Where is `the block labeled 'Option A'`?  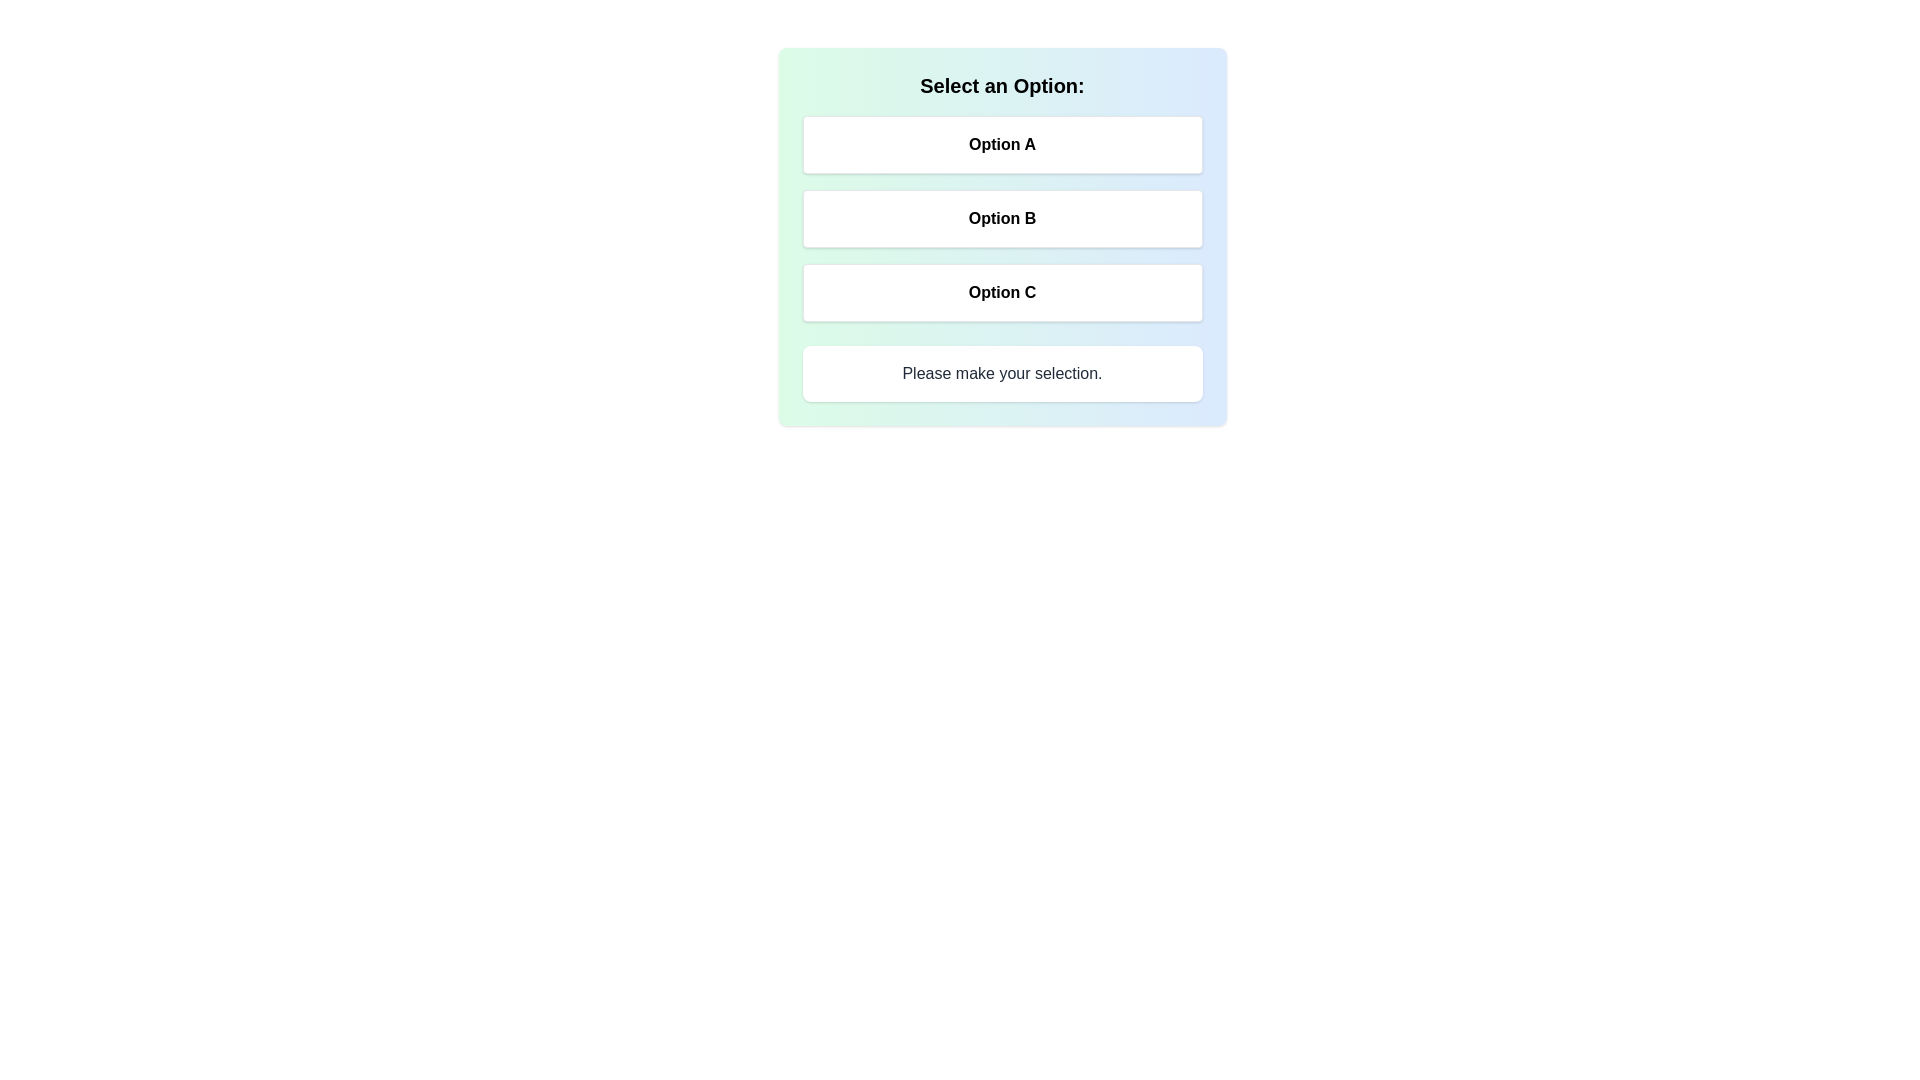
the block labeled 'Option A' is located at coordinates (1002, 219).